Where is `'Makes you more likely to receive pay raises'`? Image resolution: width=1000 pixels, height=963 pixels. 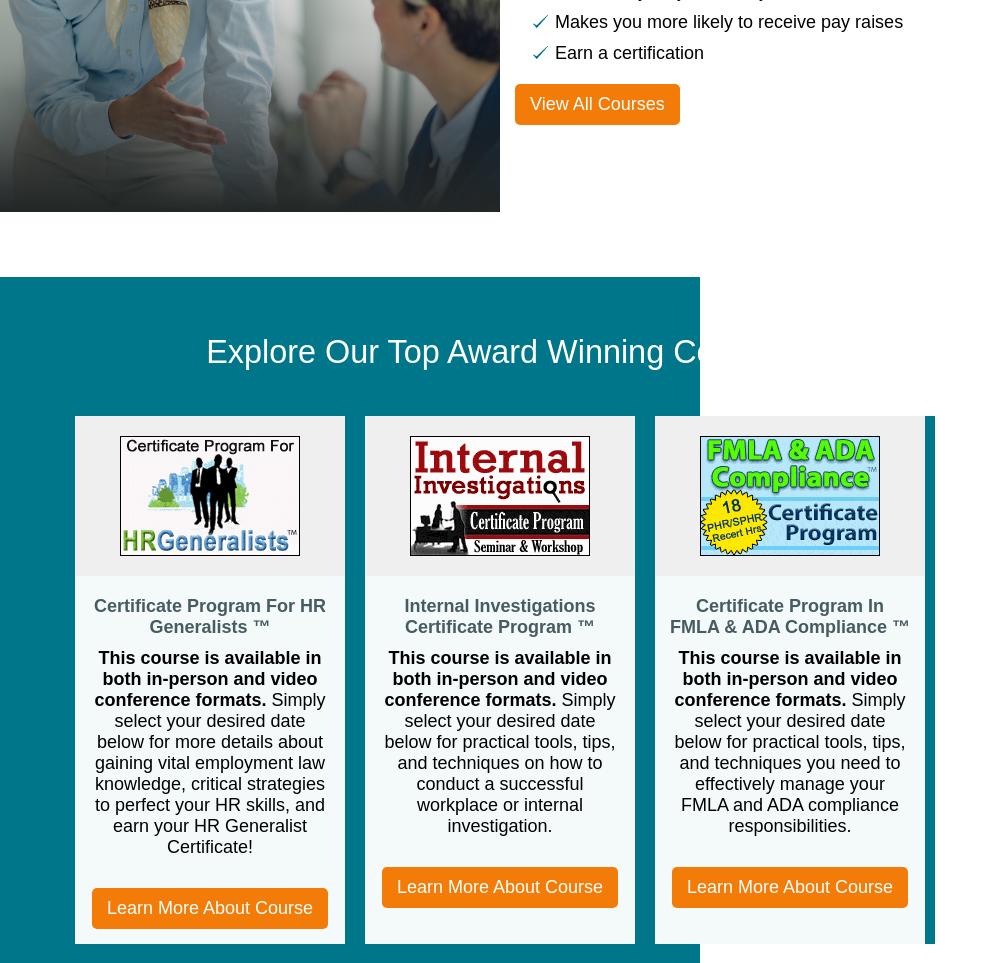 'Makes you more likely to receive pay raises' is located at coordinates (728, 19).